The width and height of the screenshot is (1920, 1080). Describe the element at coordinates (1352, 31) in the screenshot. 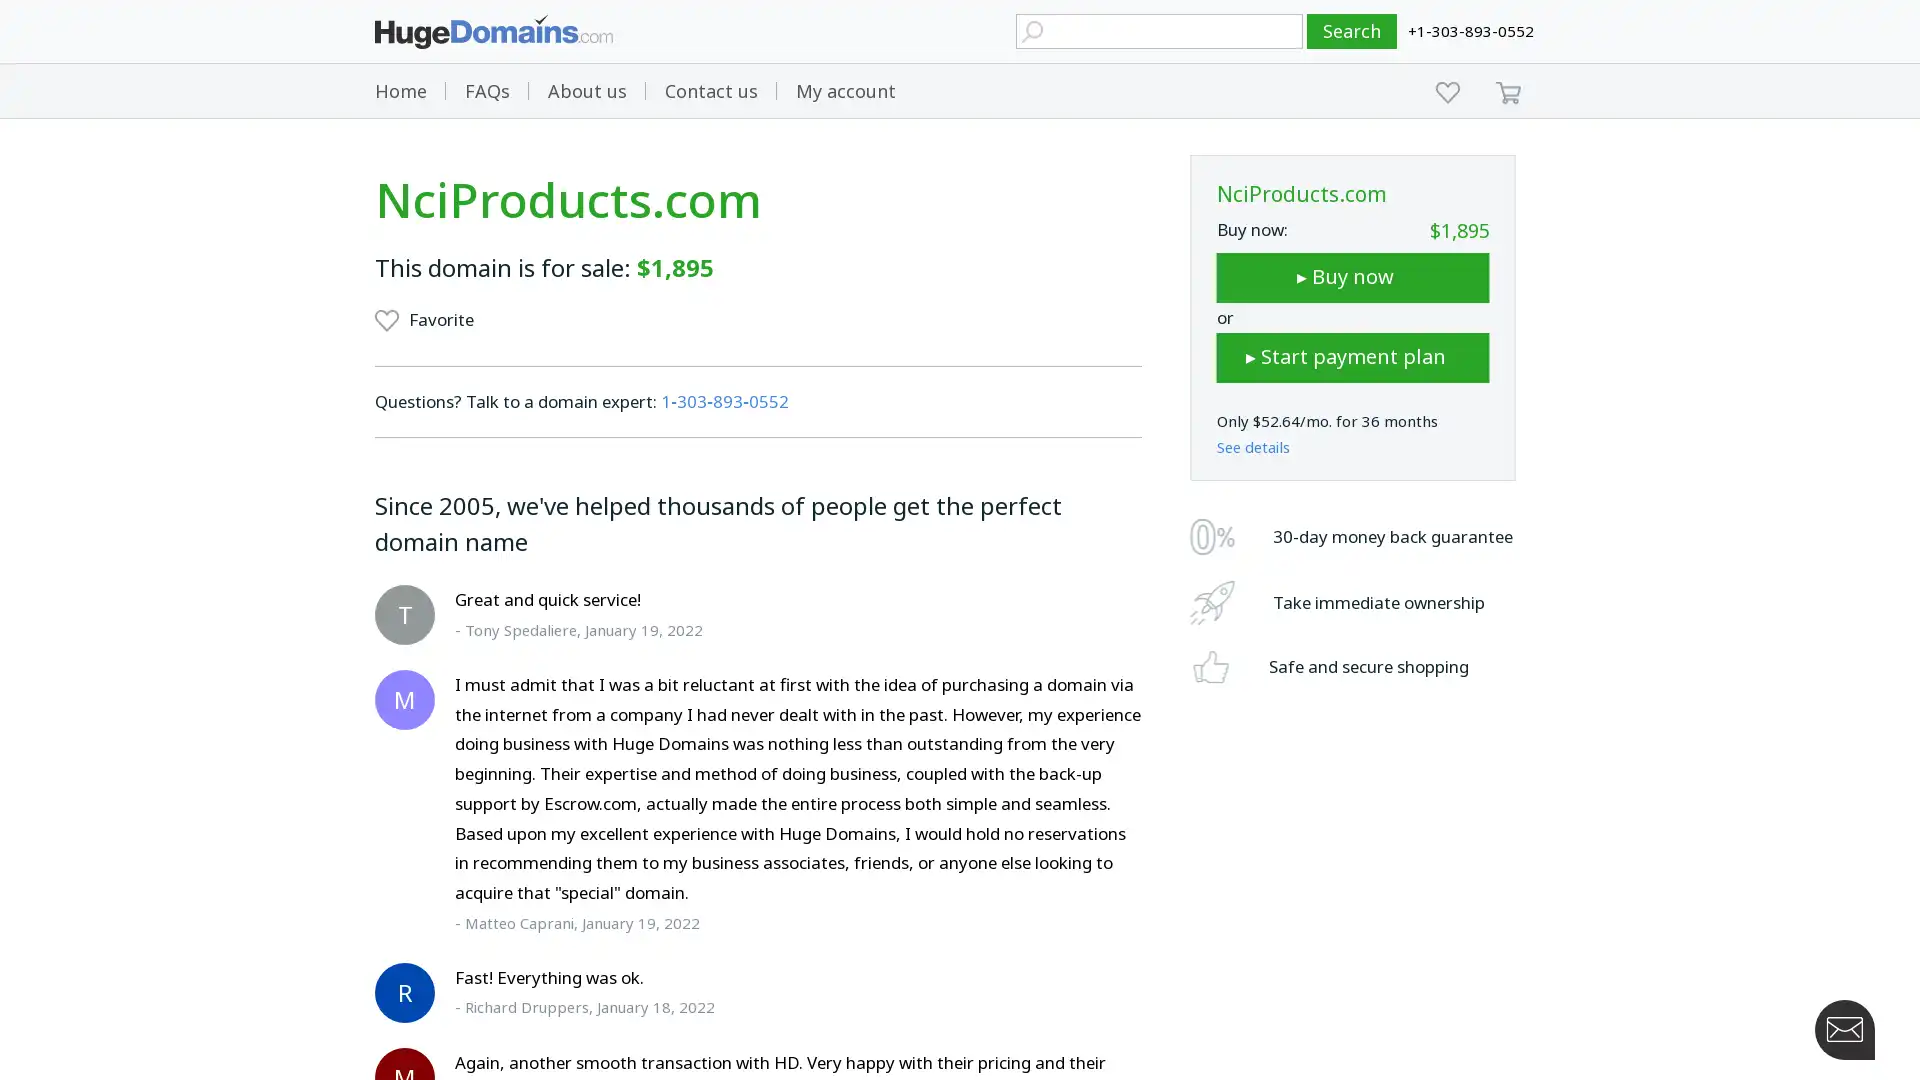

I see `Search` at that location.